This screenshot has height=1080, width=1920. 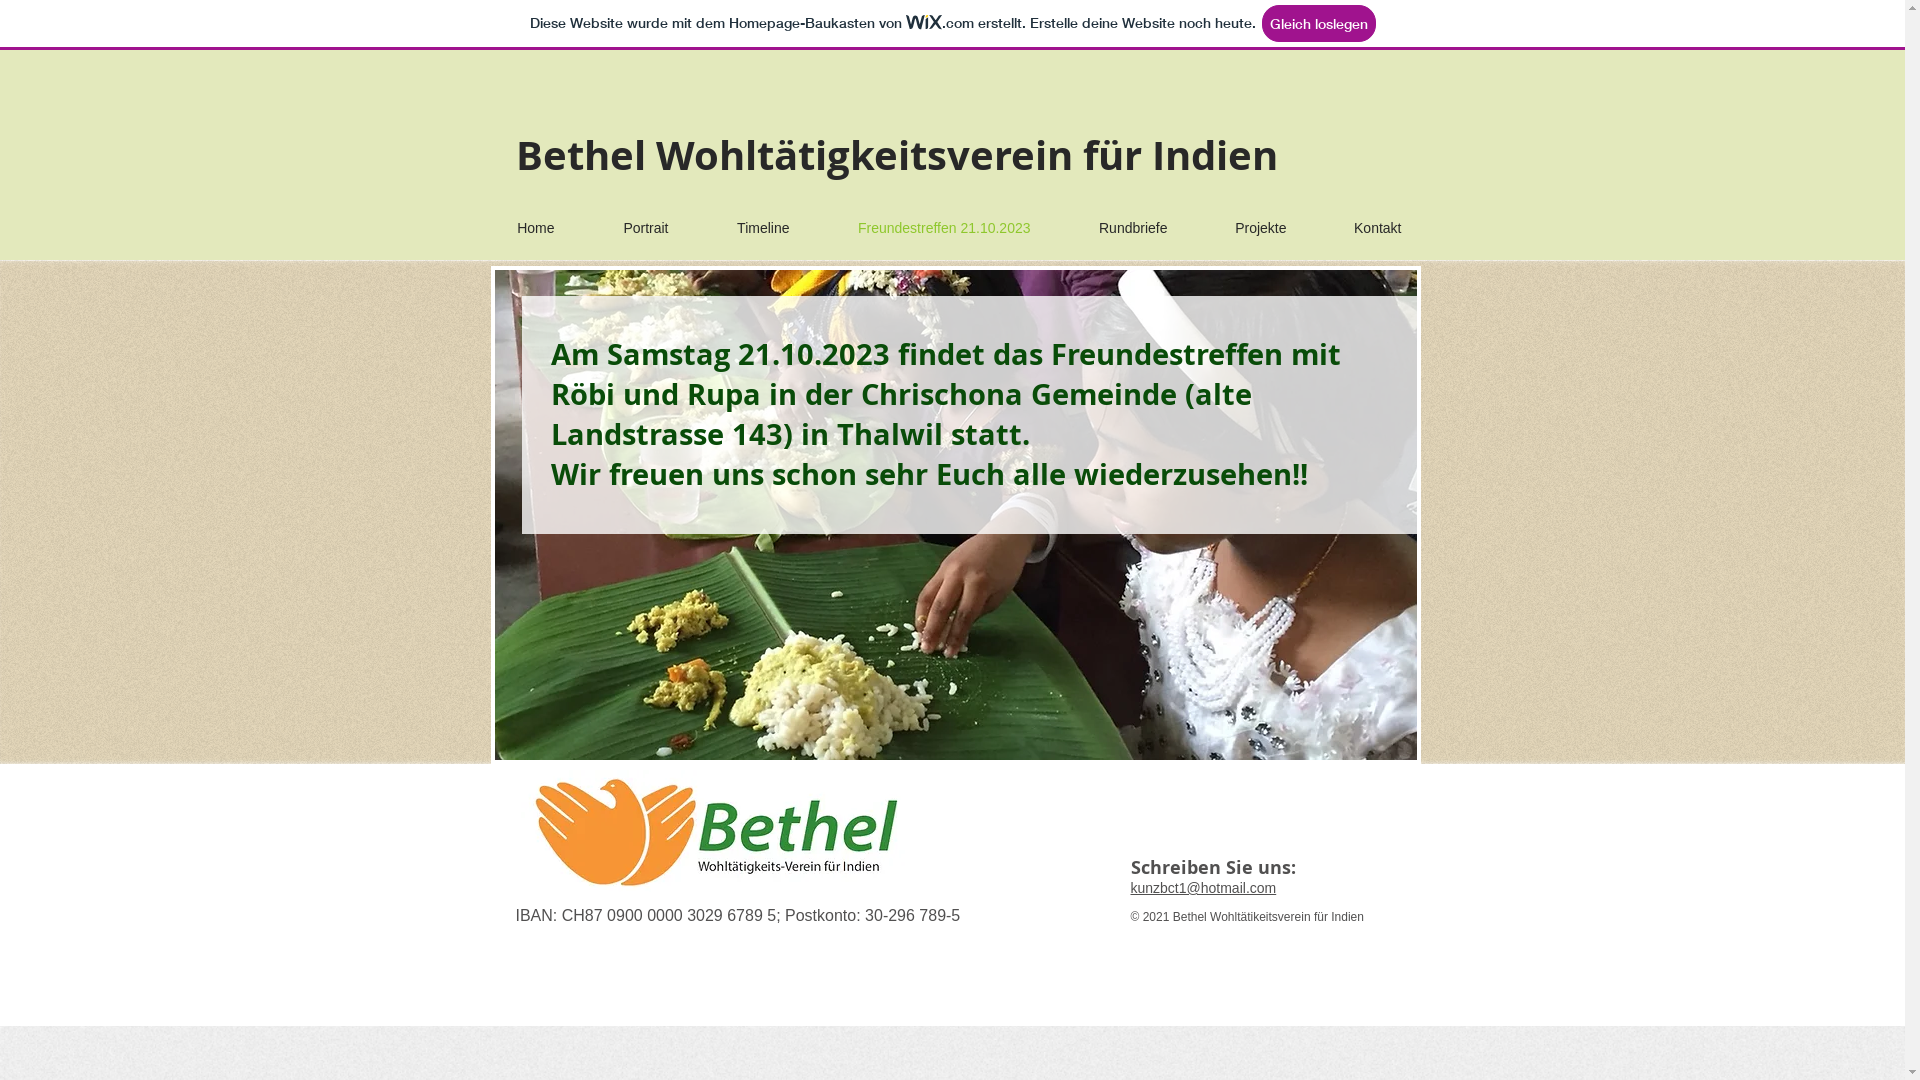 What do you see at coordinates (517, 227) in the screenshot?
I see `'Home'` at bounding box center [517, 227].